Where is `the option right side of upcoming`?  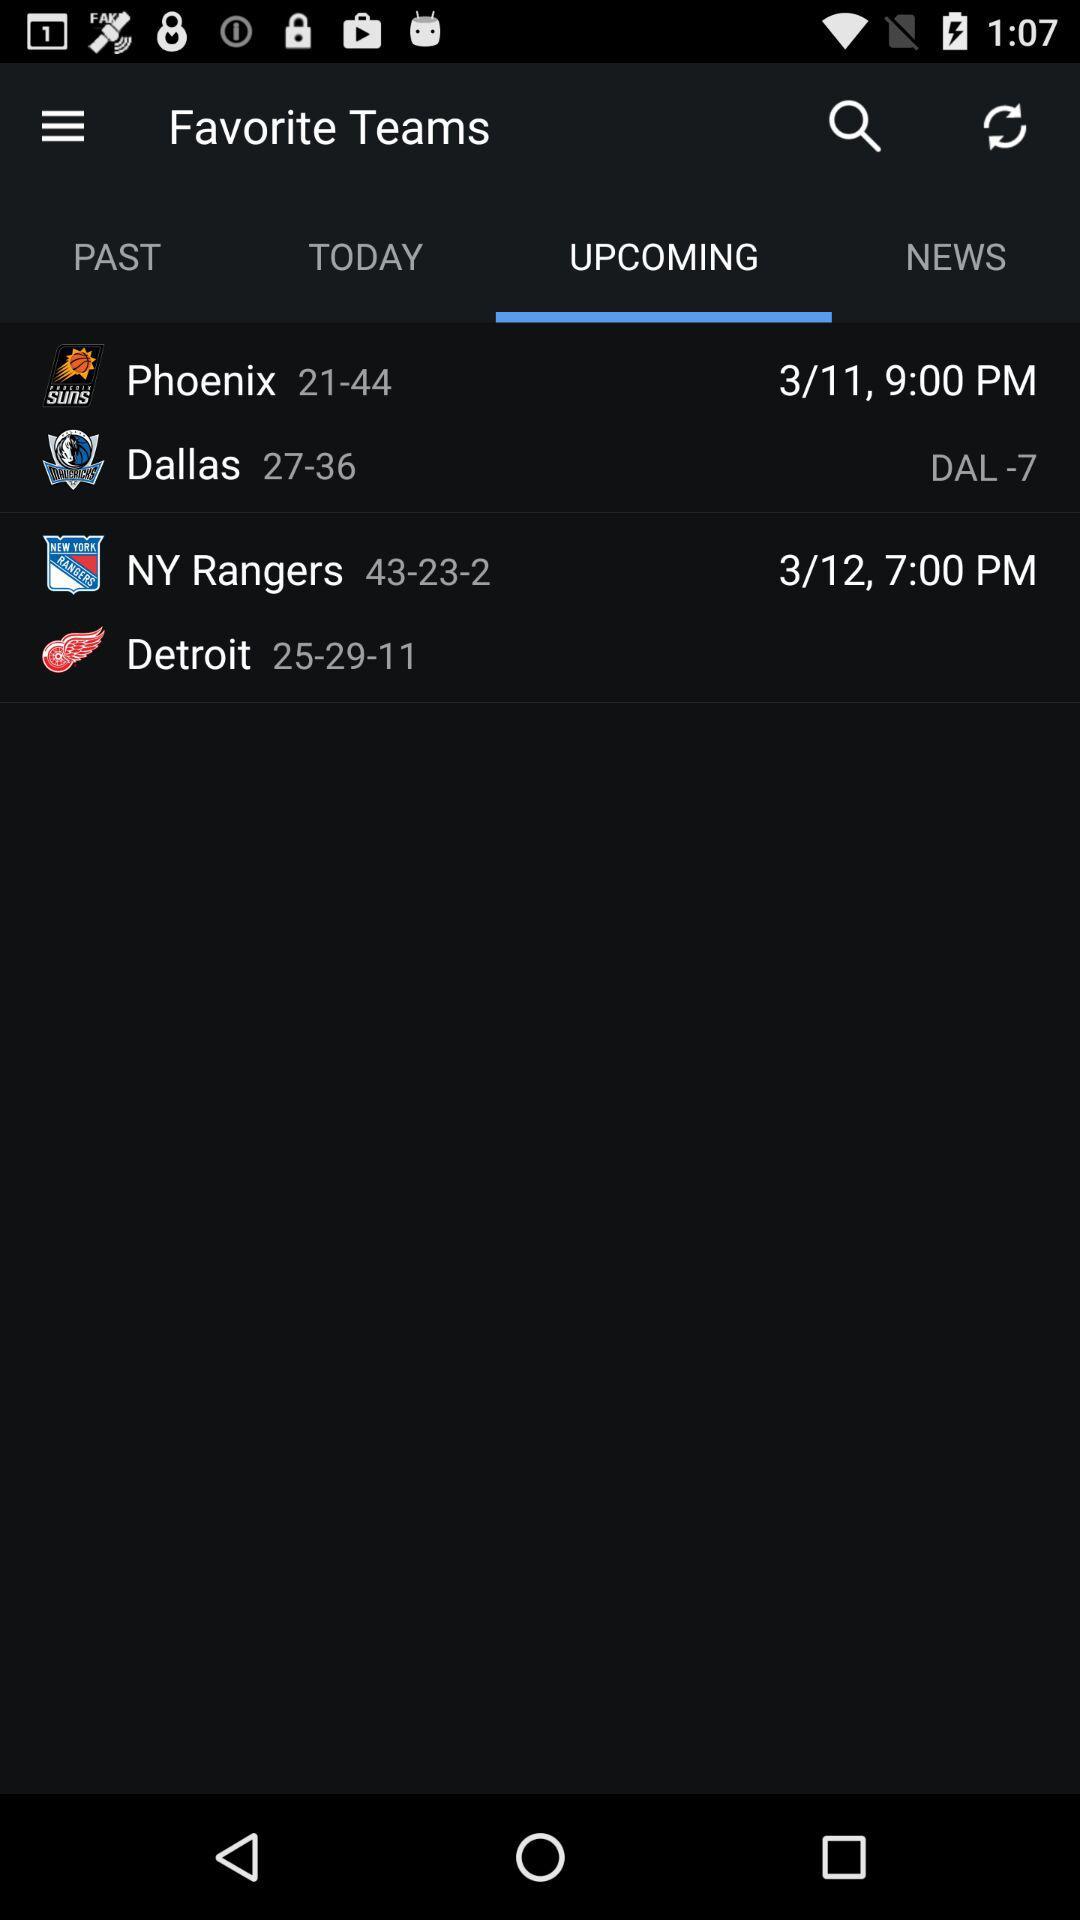
the option right side of upcoming is located at coordinates (955, 254).